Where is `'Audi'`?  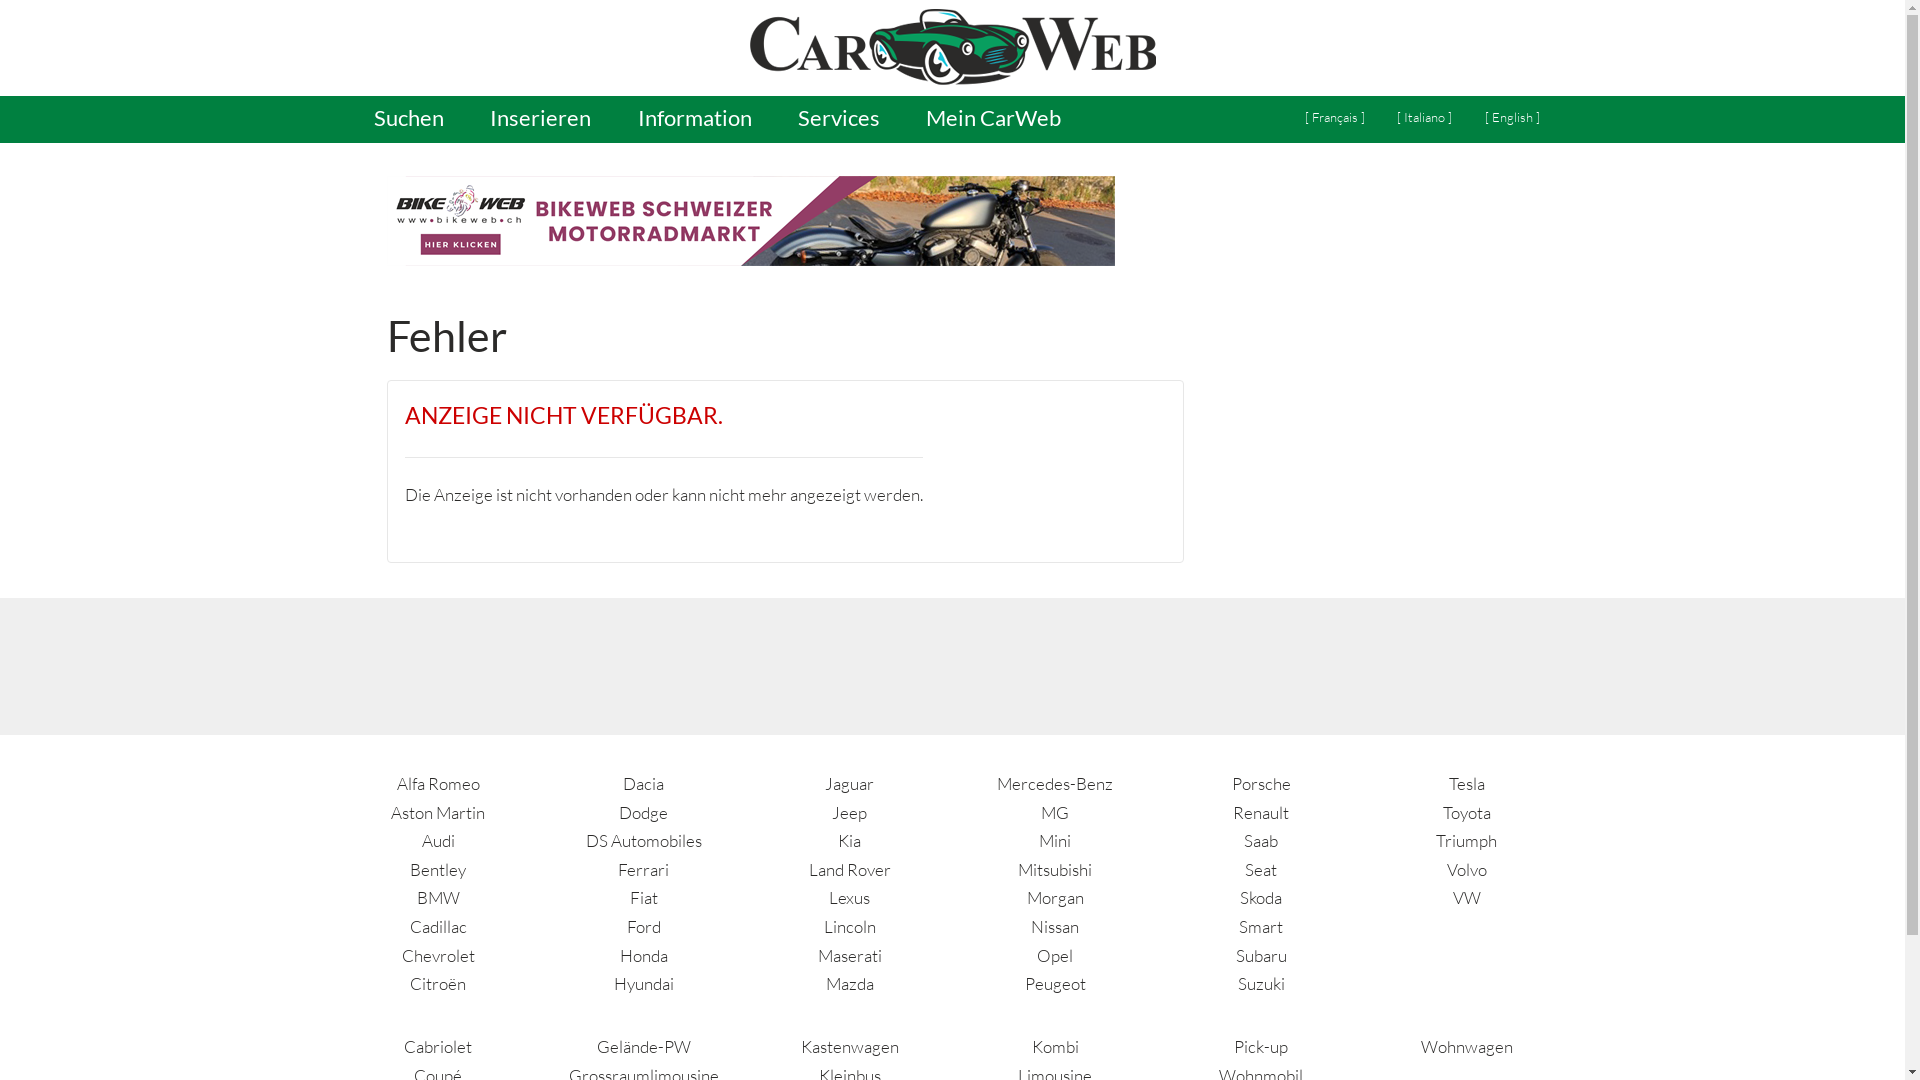 'Audi' is located at coordinates (437, 840).